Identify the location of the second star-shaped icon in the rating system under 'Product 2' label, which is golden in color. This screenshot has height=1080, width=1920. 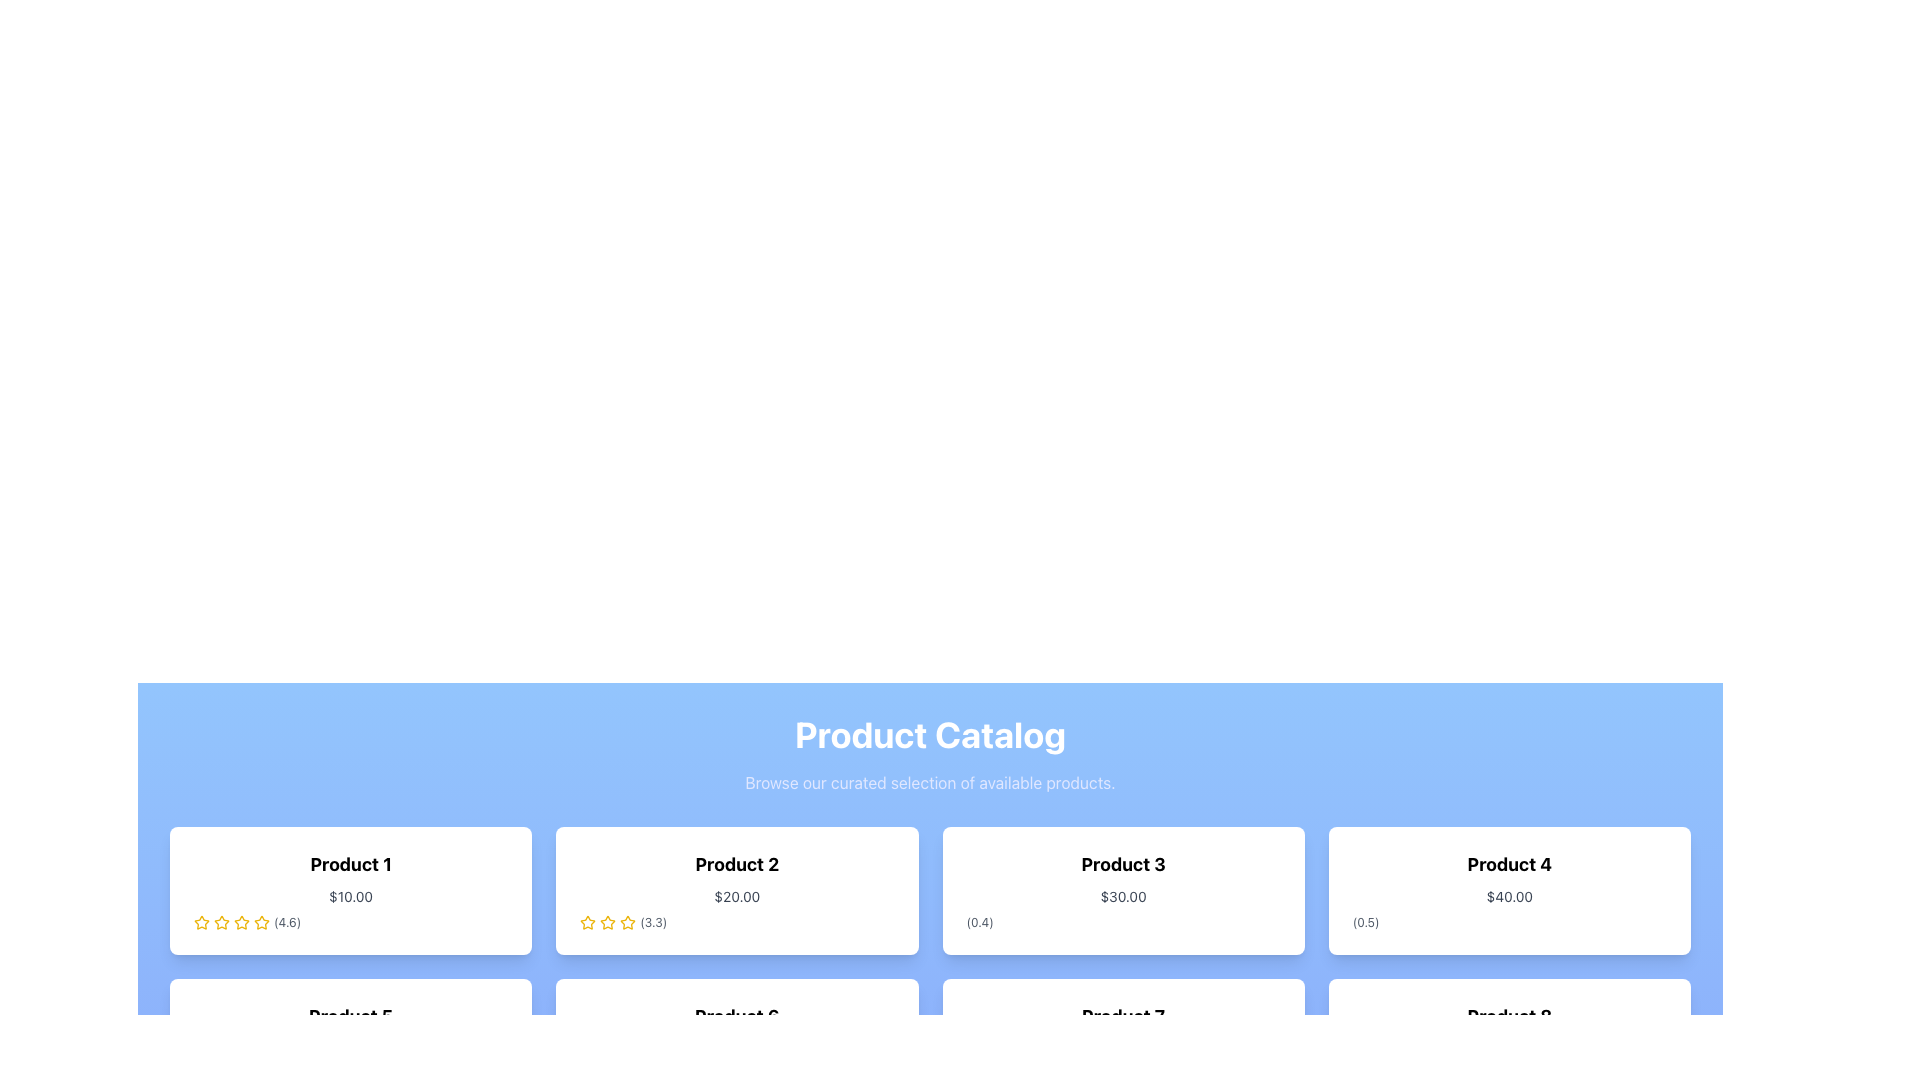
(607, 922).